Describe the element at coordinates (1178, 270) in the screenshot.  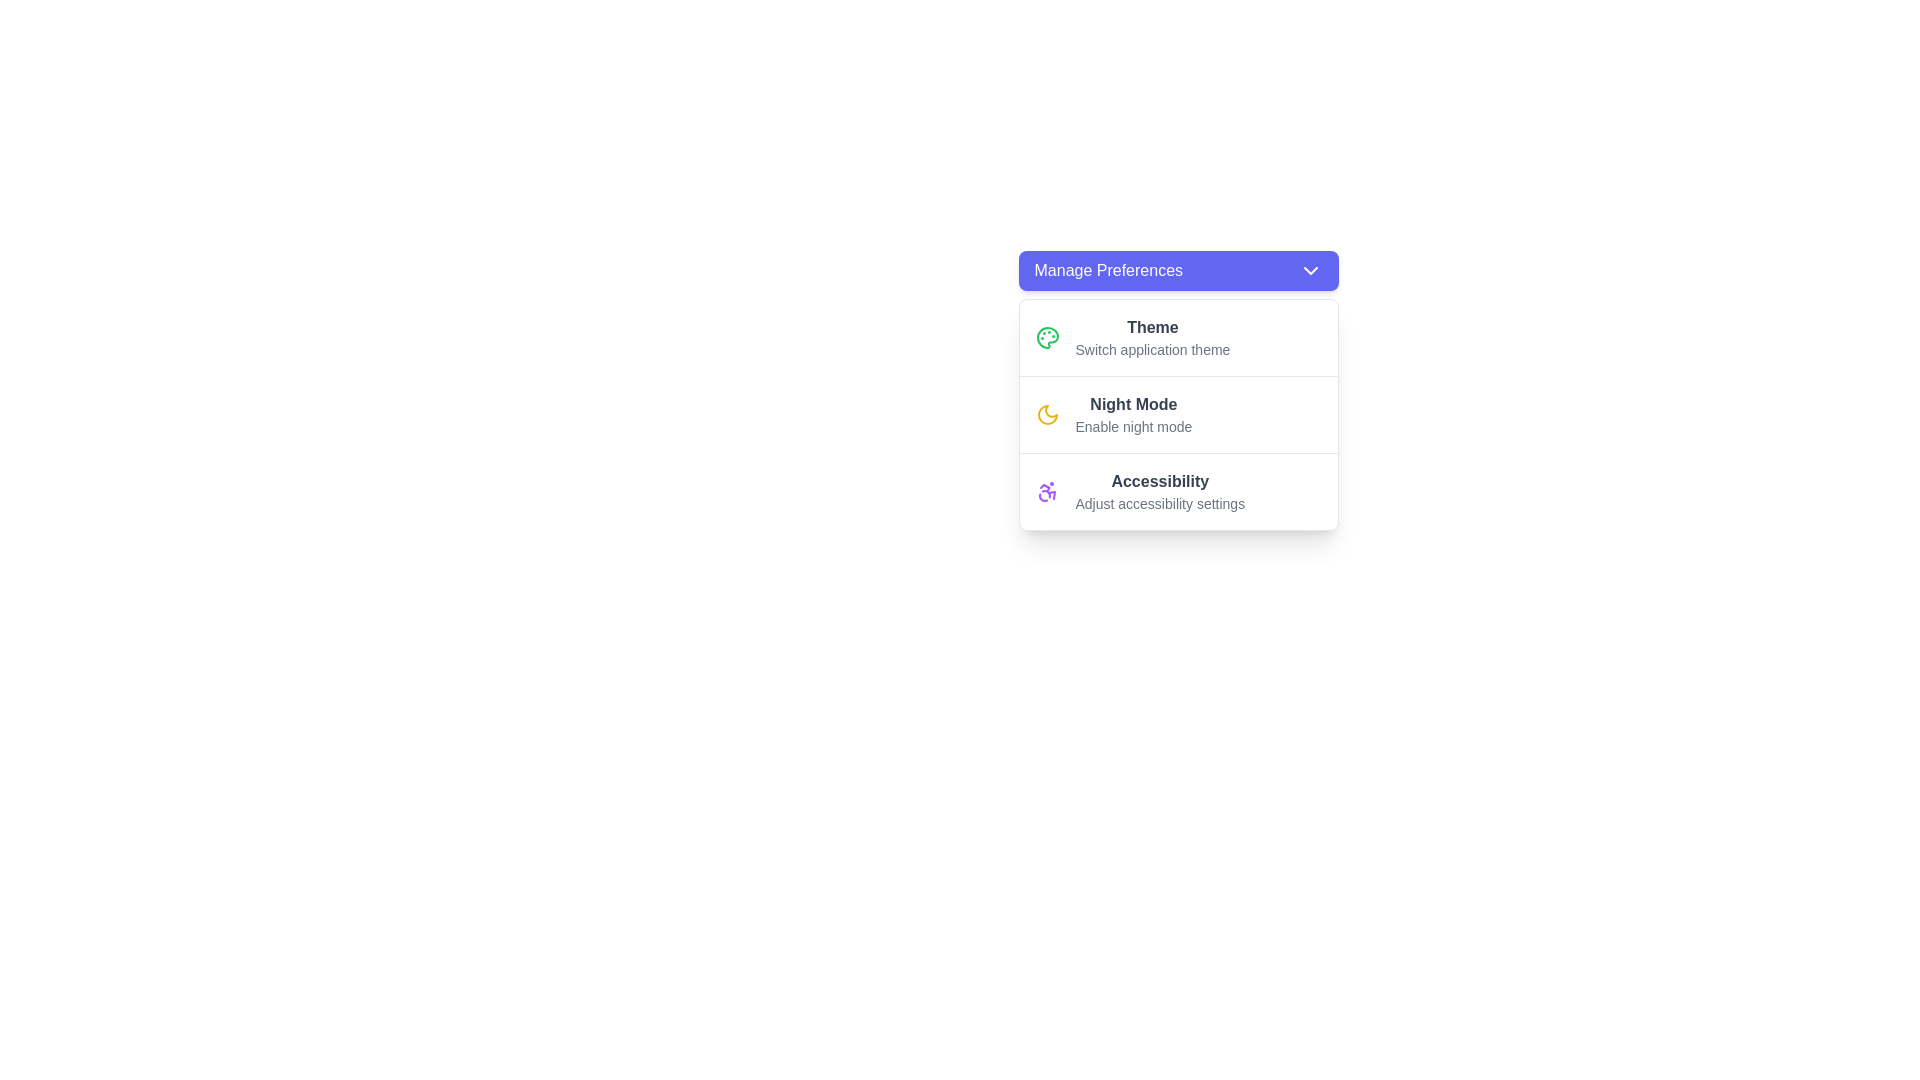
I see `the 'Manage Preferences' button with a vibrant purple background and white text` at that location.